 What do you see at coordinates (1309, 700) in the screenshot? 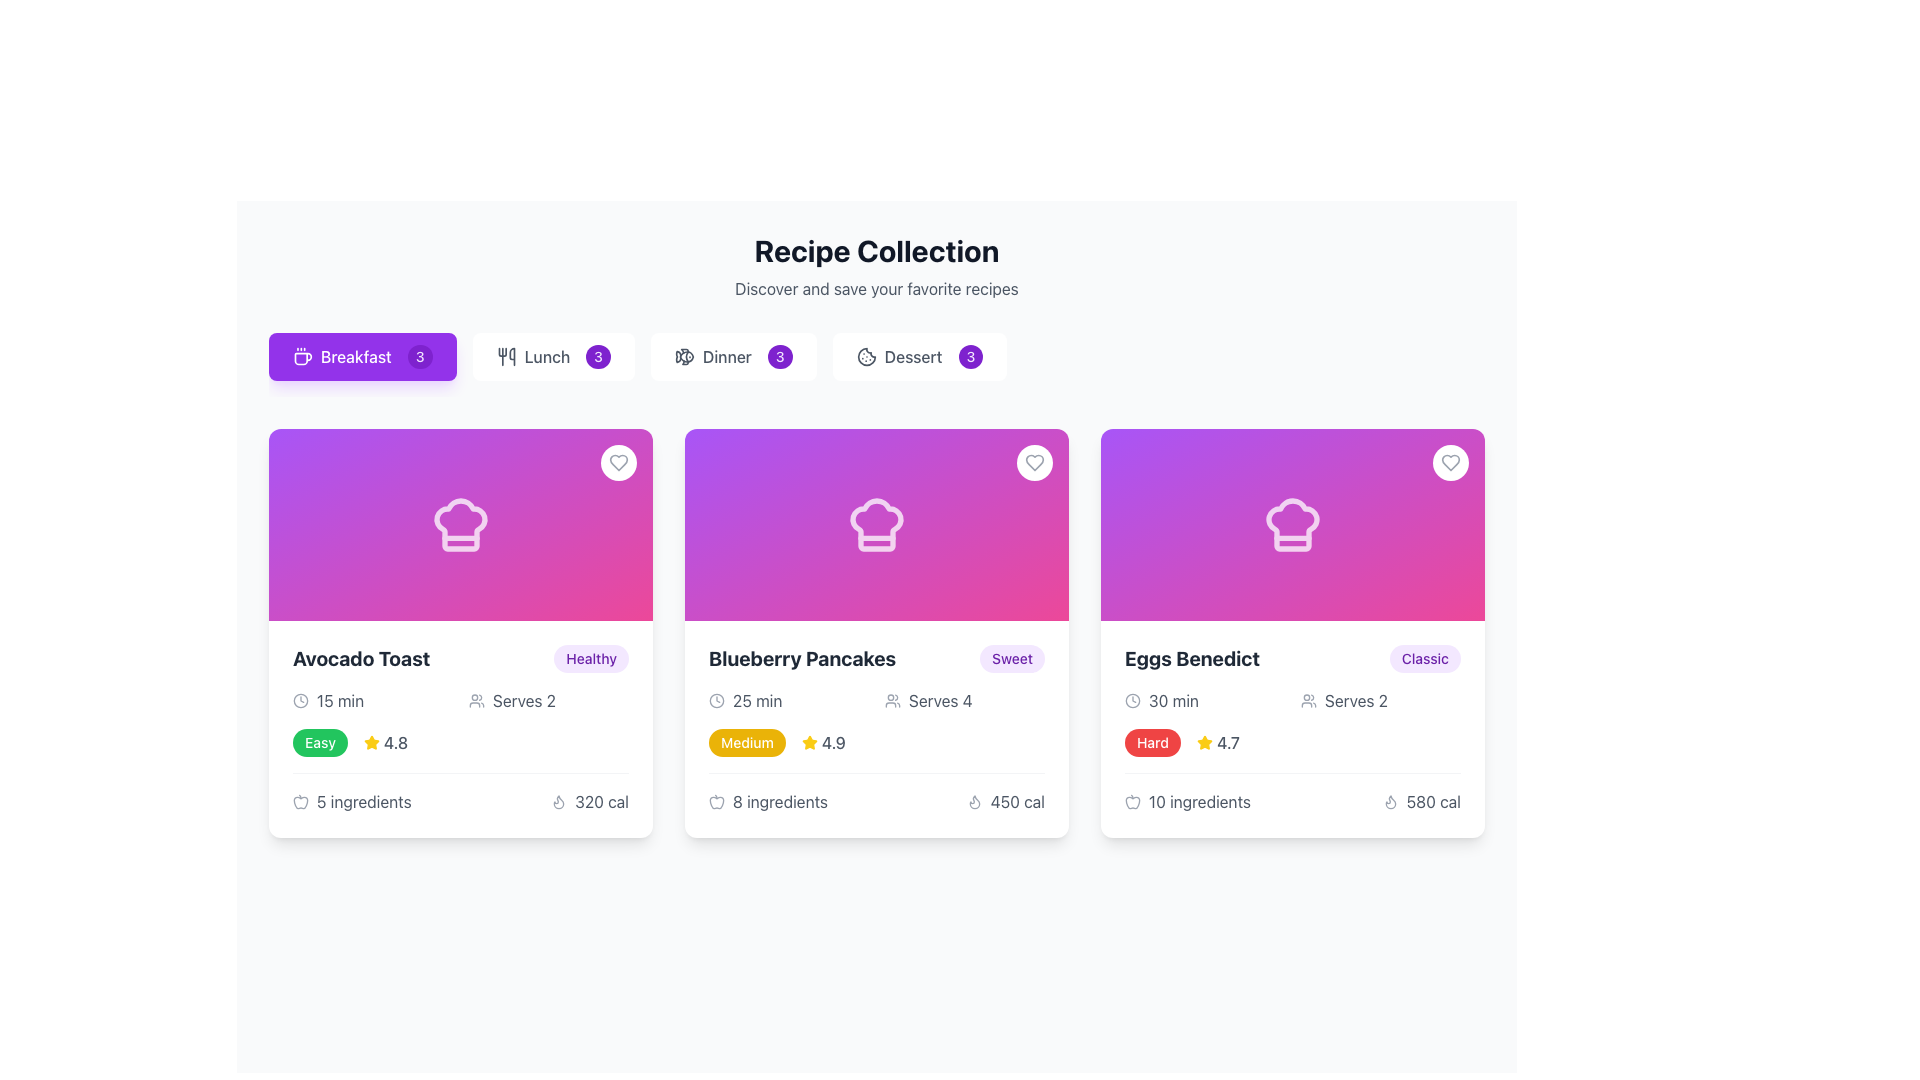
I see `the serving size icon located in the 'Eggs Benedict' recipe card next to the text 'Serves 2' in the second row of information` at bounding box center [1309, 700].